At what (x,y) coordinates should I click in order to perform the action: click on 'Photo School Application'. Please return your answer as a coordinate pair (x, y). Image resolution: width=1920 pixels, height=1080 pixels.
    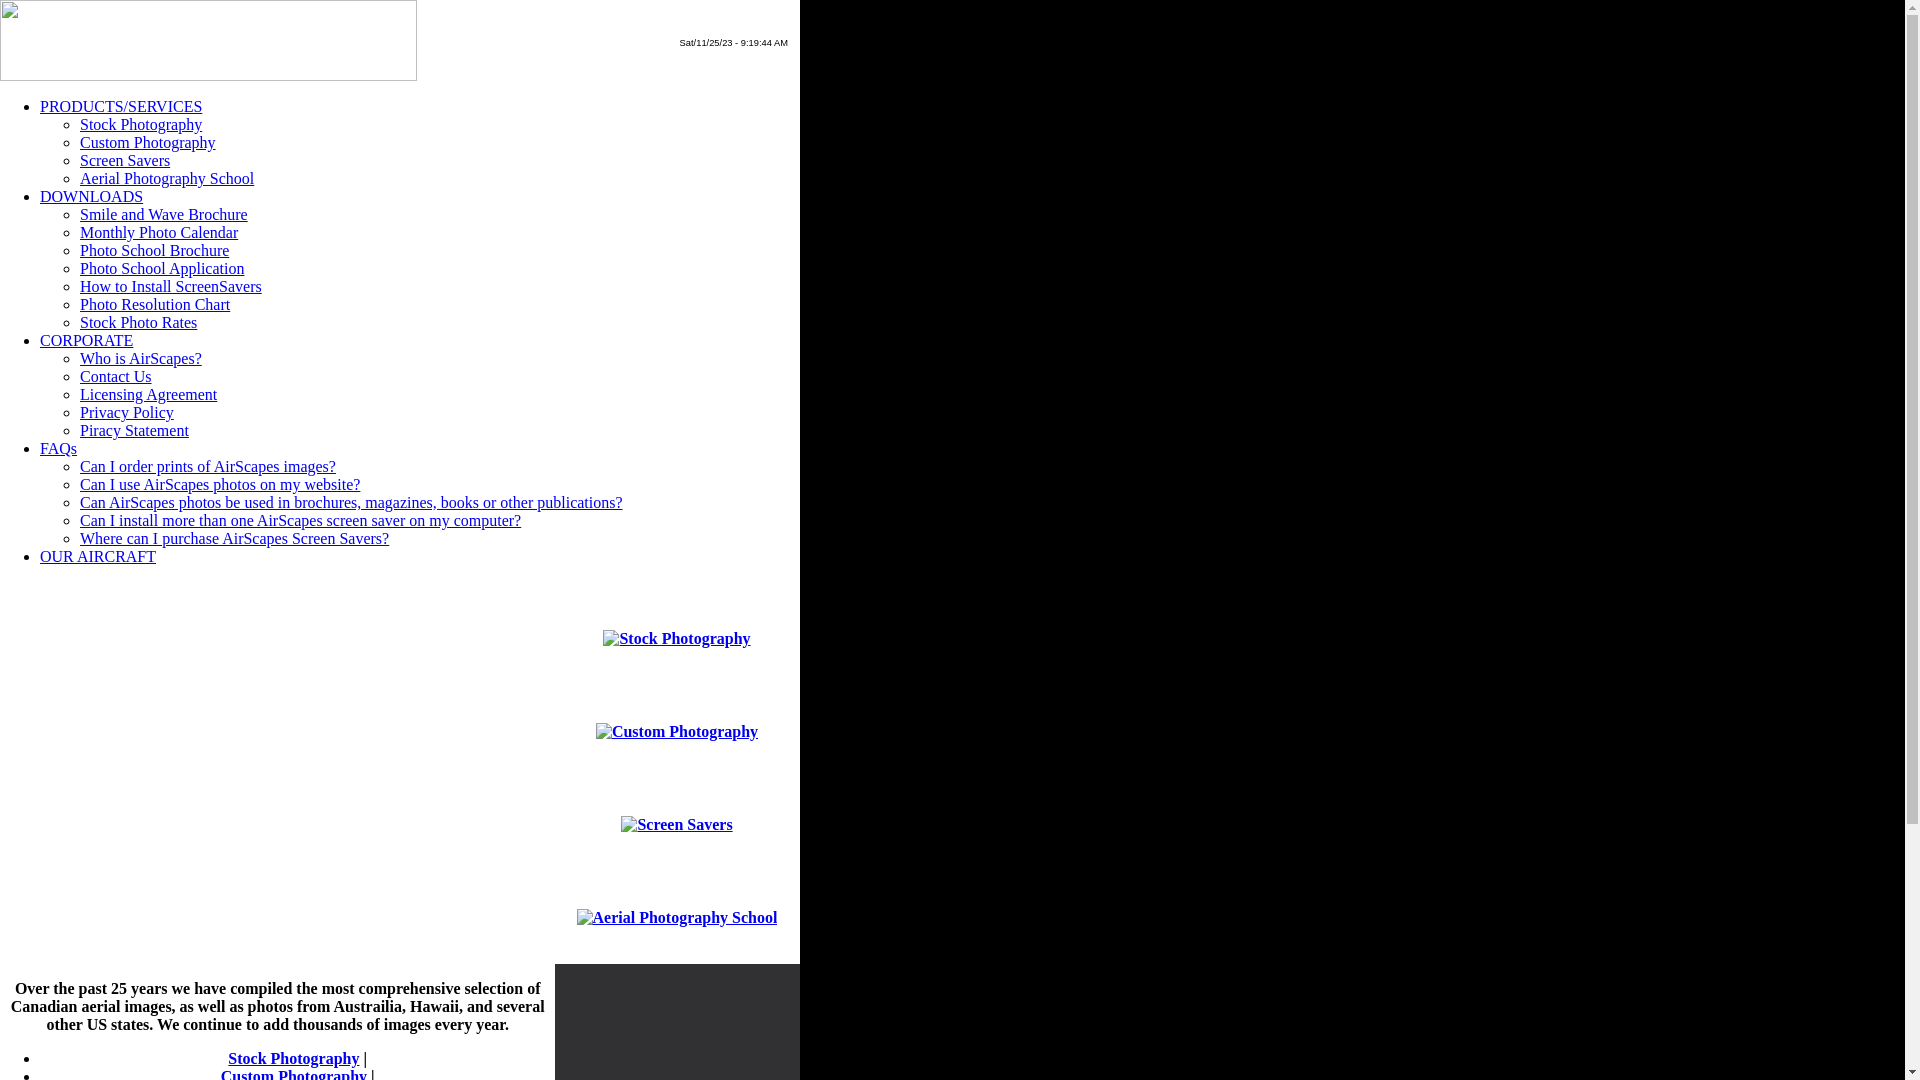
    Looking at the image, I should click on (80, 267).